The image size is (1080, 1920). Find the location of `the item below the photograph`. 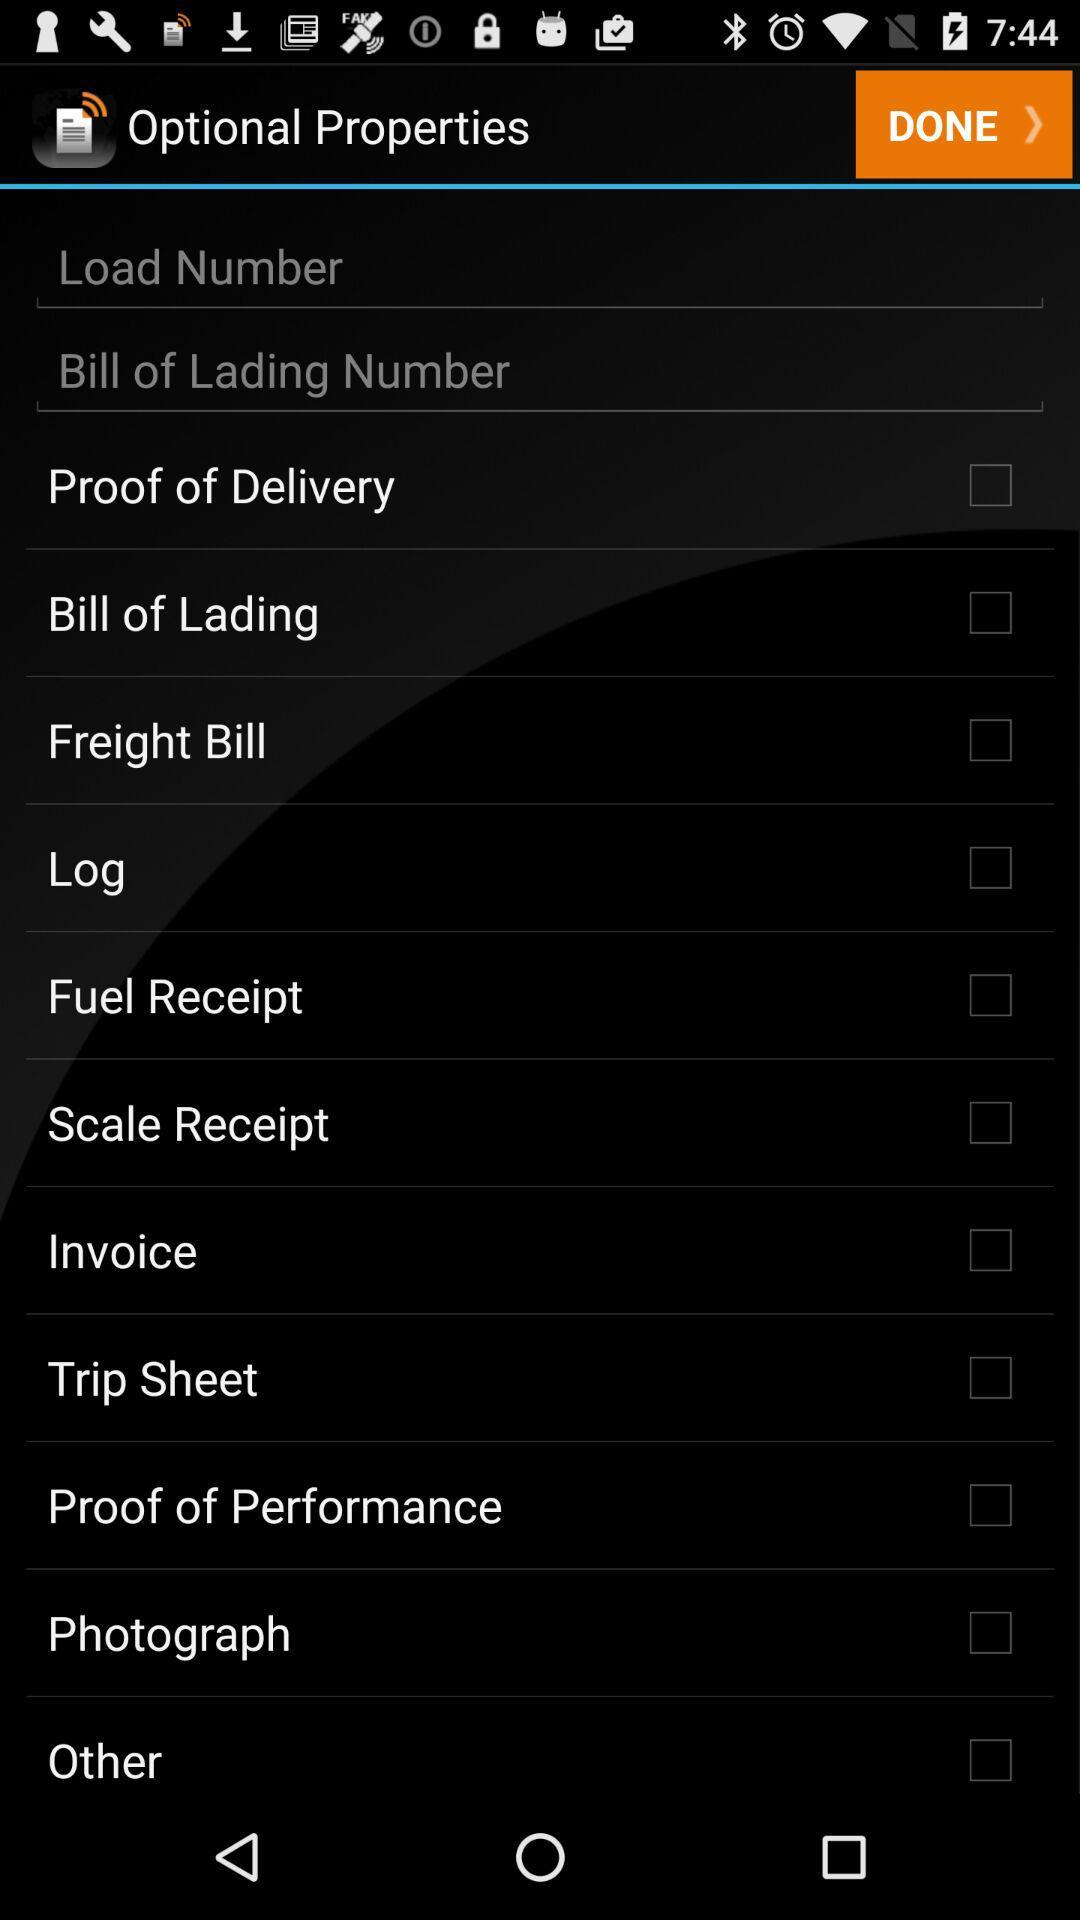

the item below the photograph is located at coordinates (540, 1744).